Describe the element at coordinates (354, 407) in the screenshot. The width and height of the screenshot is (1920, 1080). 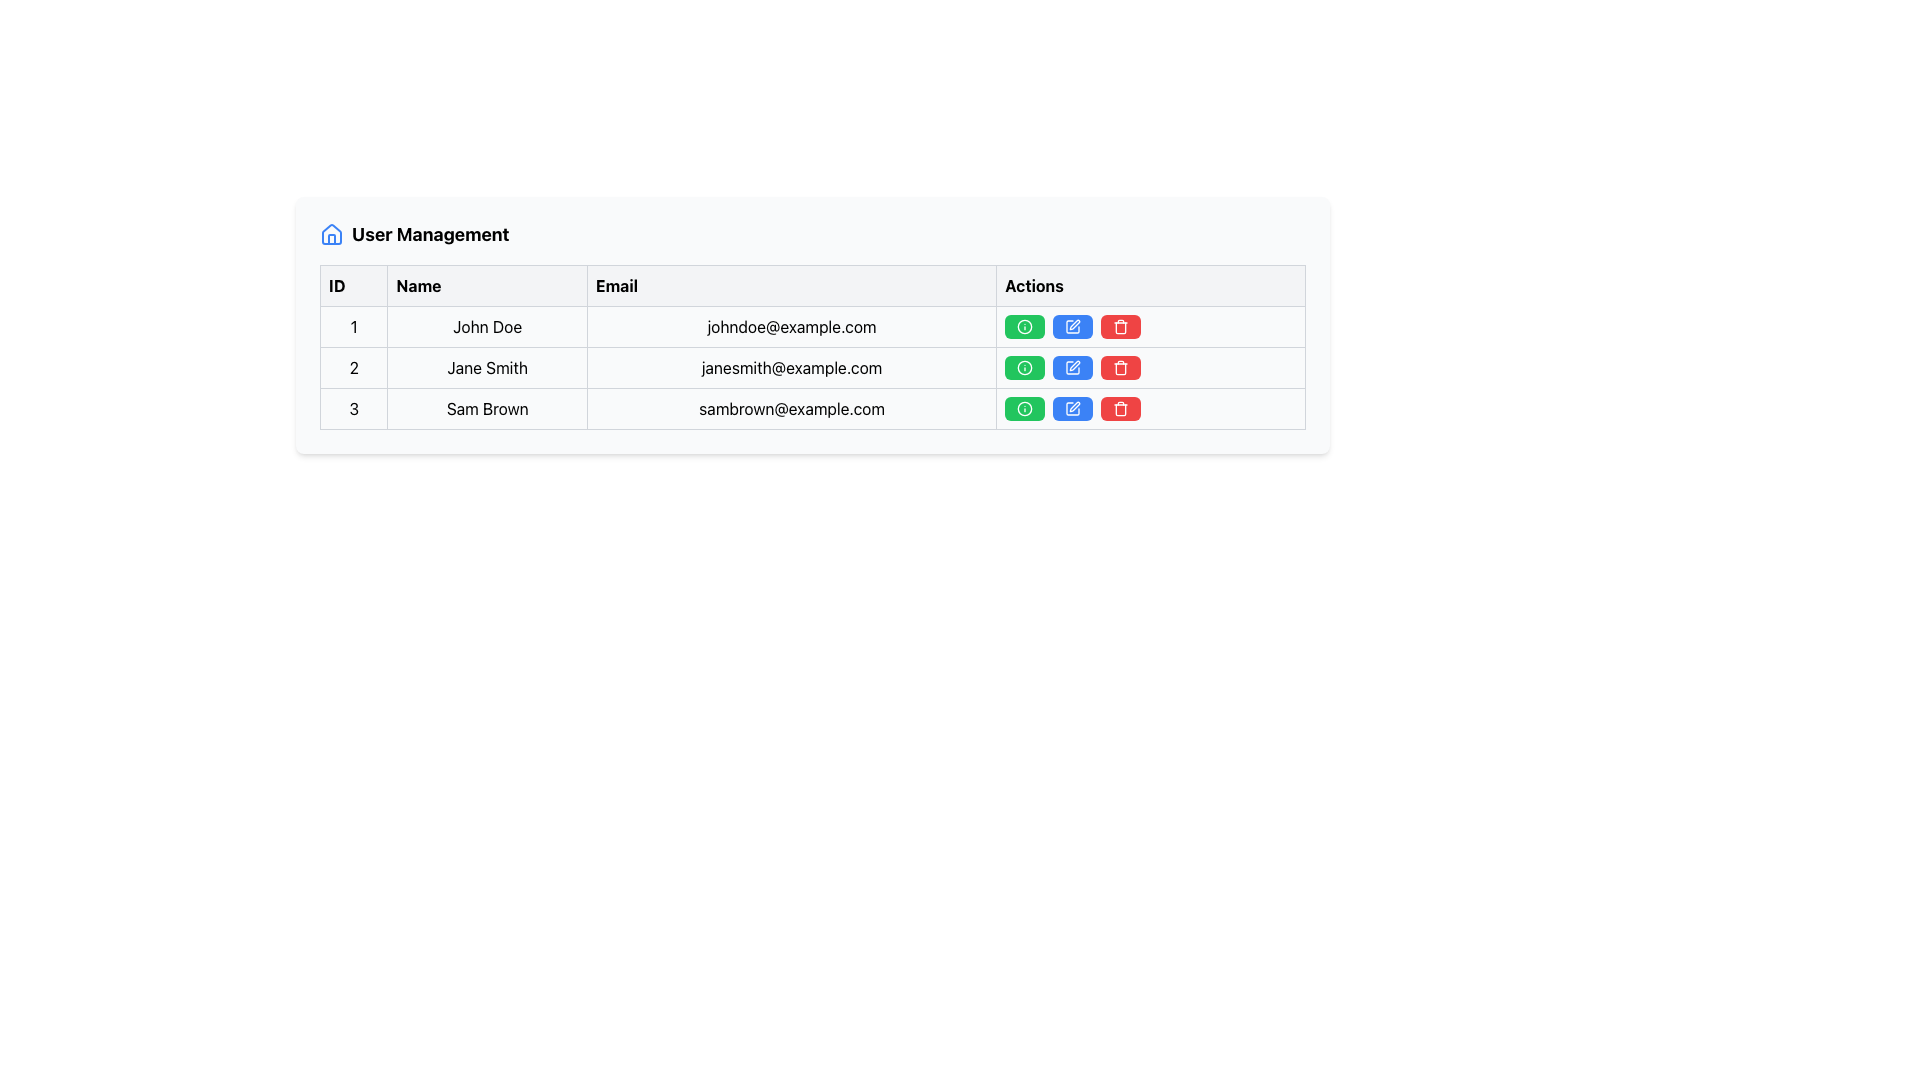
I see `the identifier number displayed in the leftmost column of the row corresponding to user 'Sam Brown' in the table` at that location.